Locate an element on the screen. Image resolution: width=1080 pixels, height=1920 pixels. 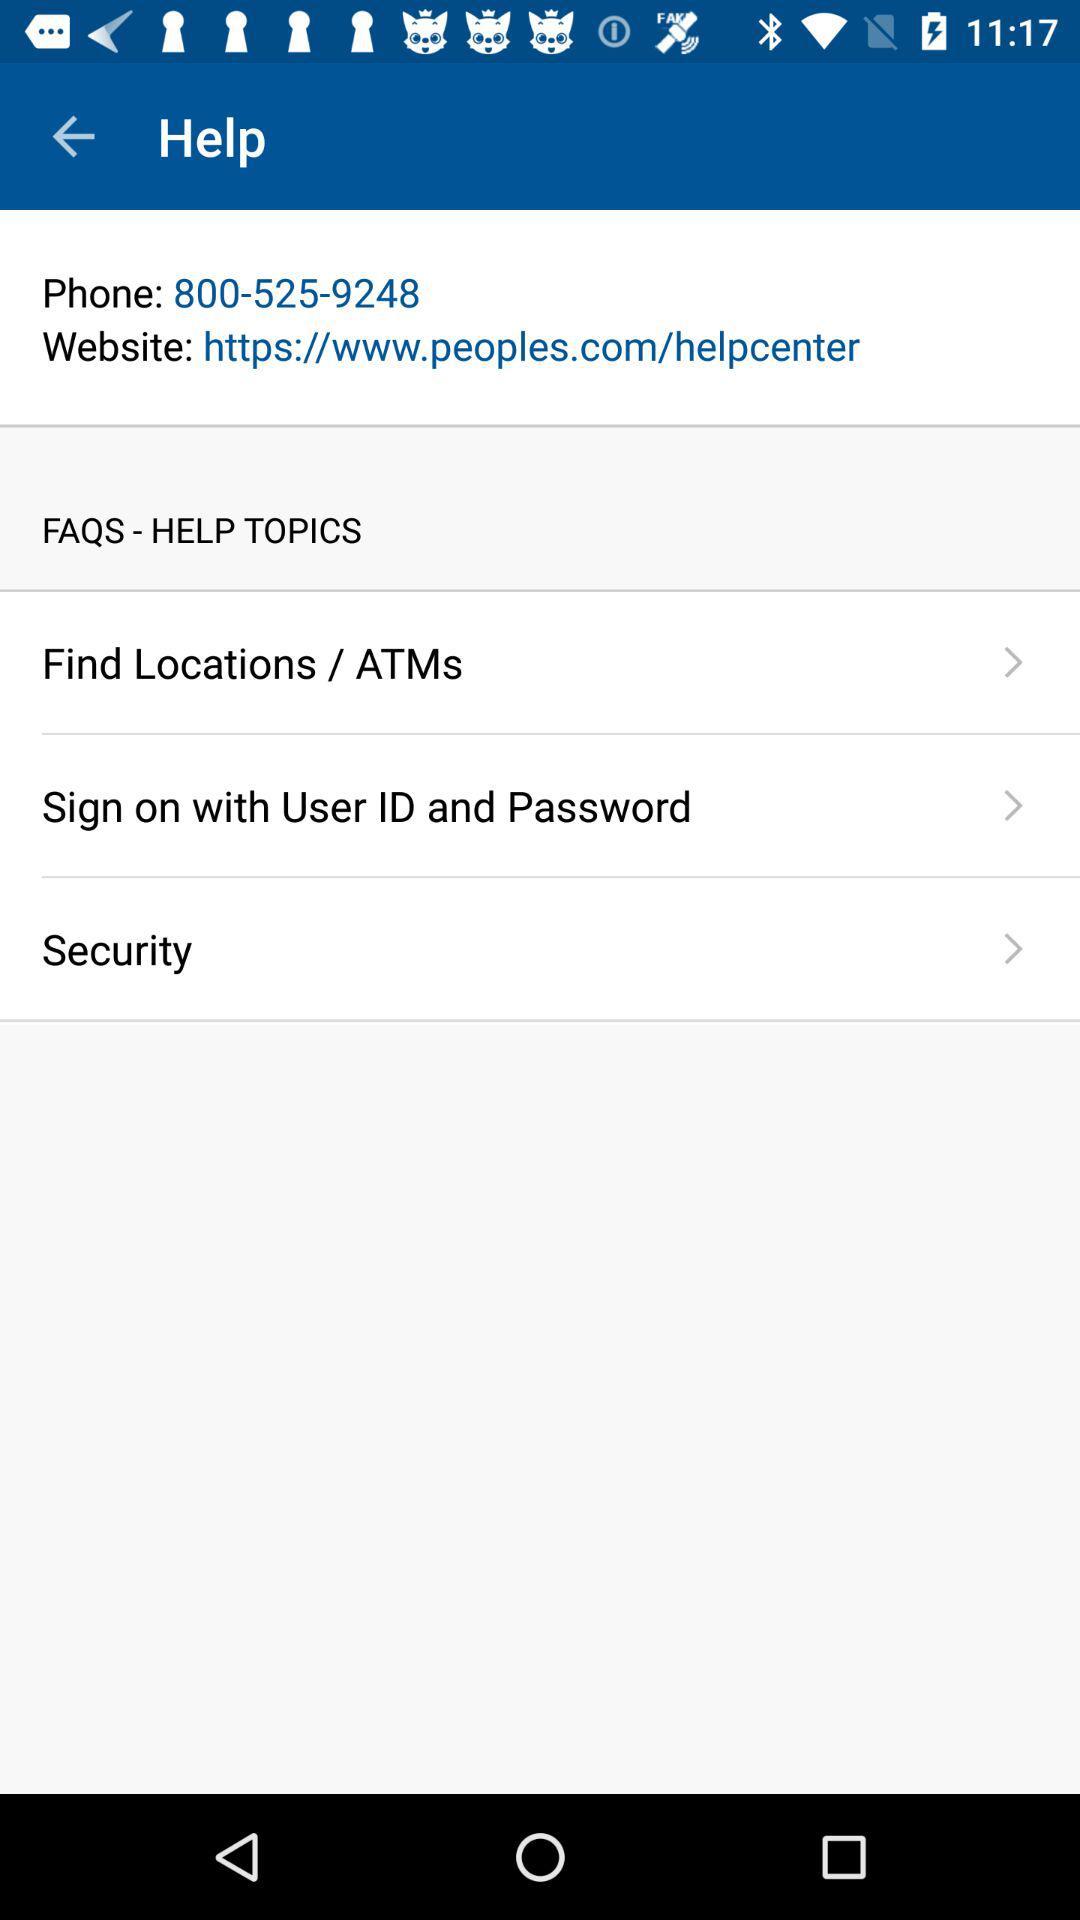
the find locations / atms app is located at coordinates (494, 662).